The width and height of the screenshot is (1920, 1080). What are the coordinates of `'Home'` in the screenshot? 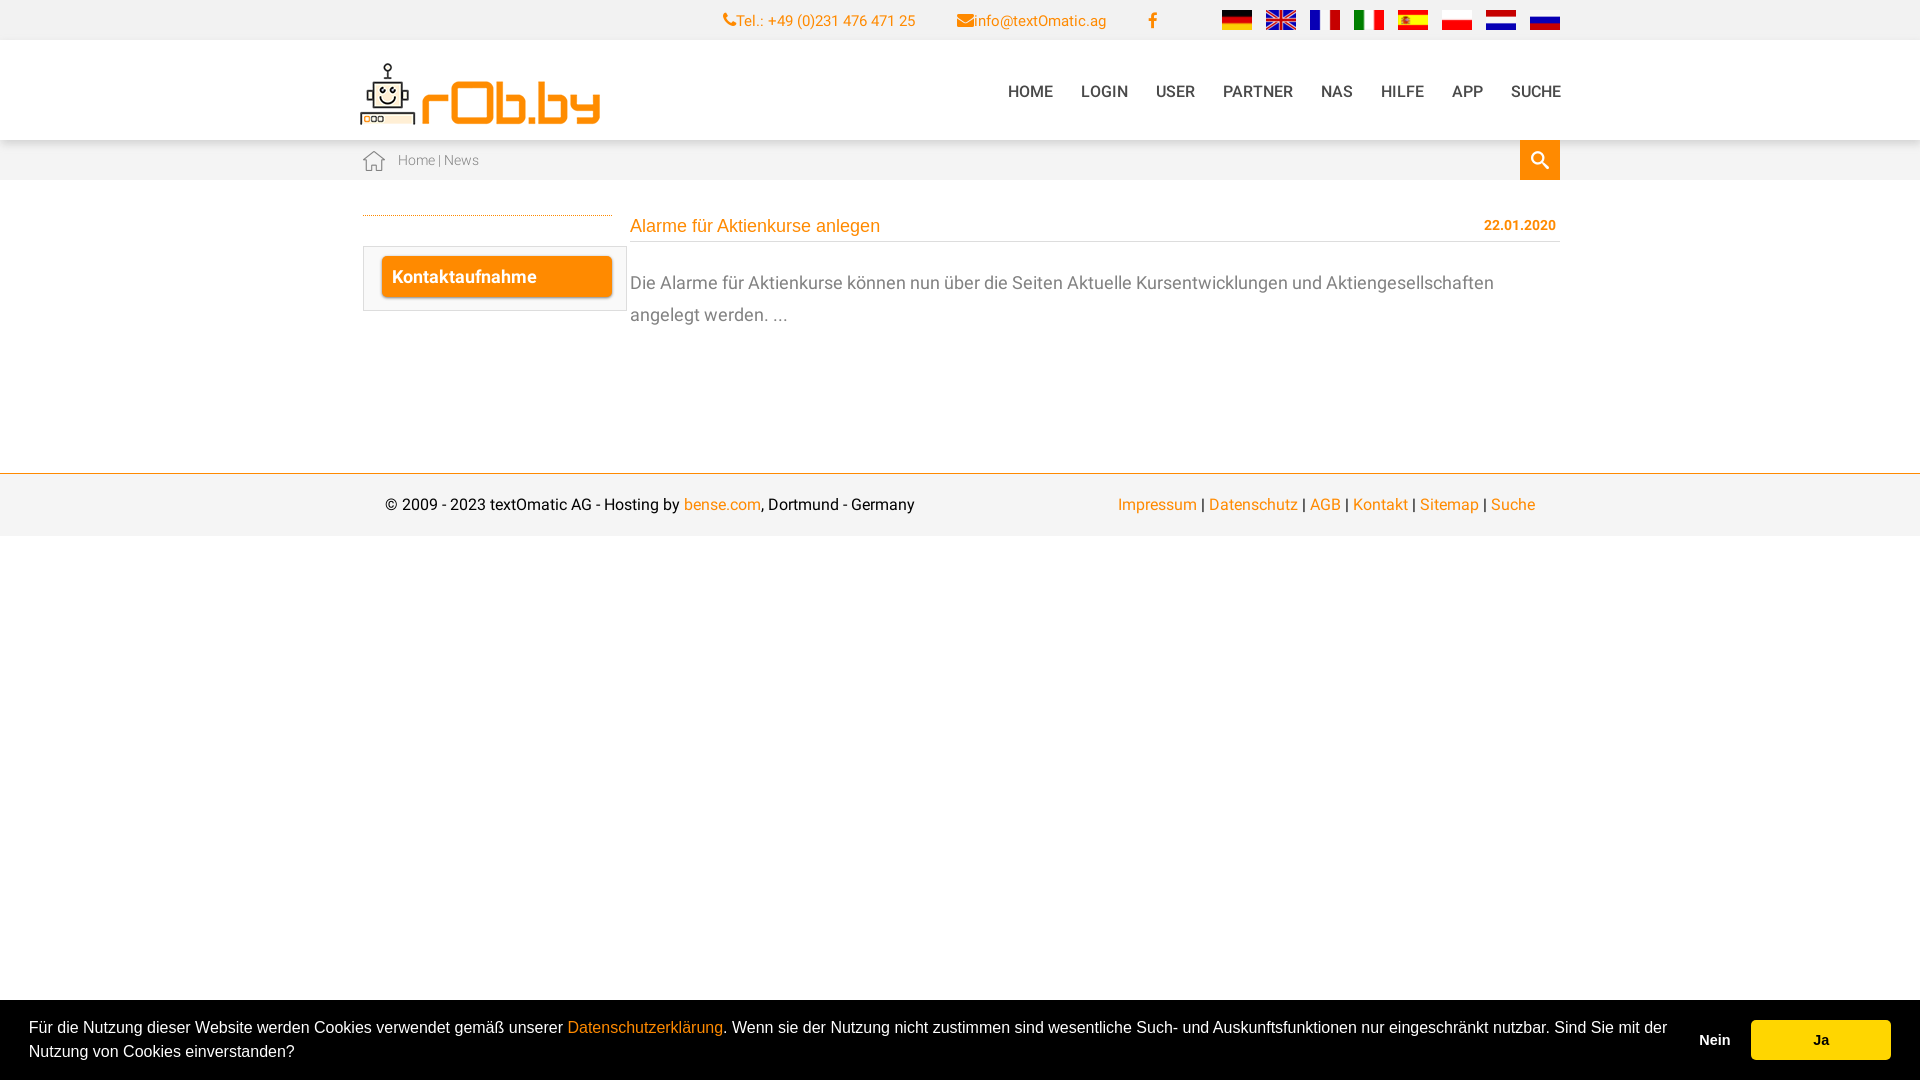 It's located at (415, 158).